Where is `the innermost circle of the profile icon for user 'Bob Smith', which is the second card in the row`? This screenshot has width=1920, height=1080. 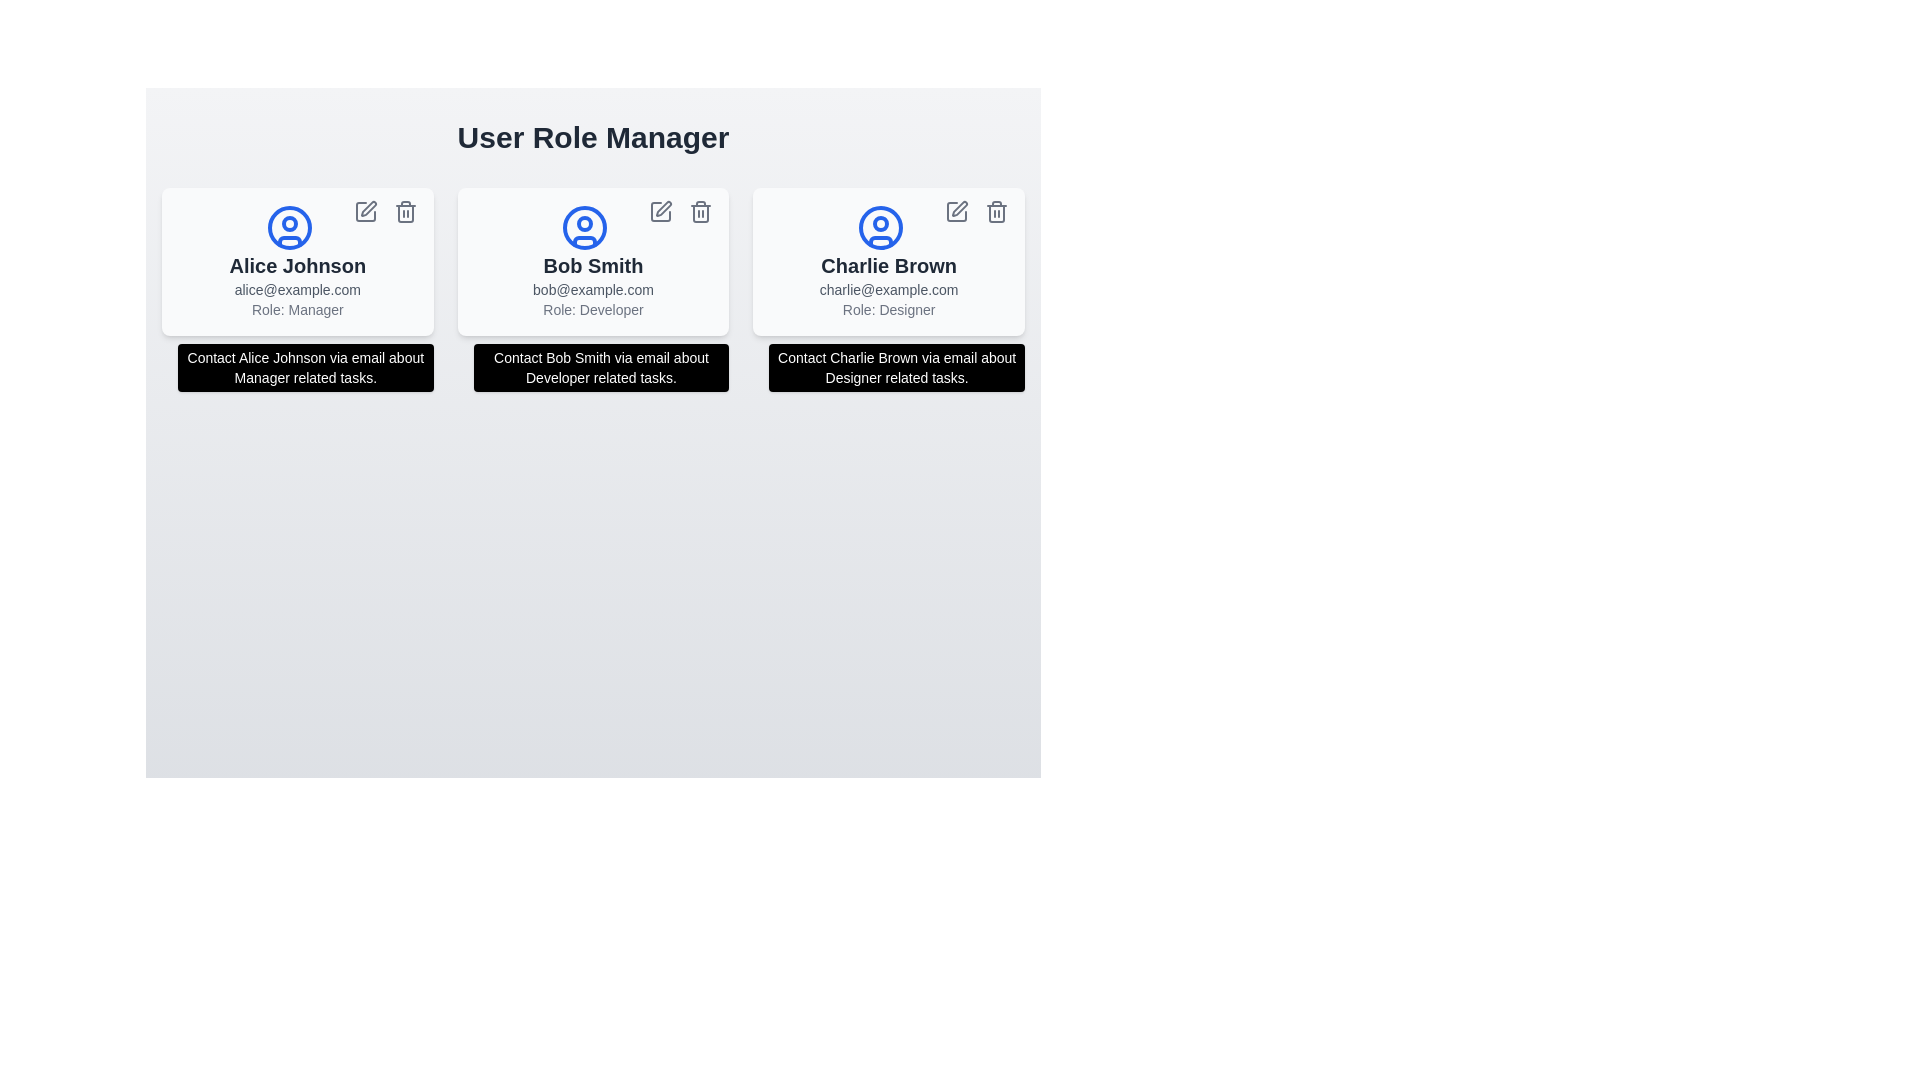 the innermost circle of the profile icon for user 'Bob Smith', which is the second card in the row is located at coordinates (584, 226).